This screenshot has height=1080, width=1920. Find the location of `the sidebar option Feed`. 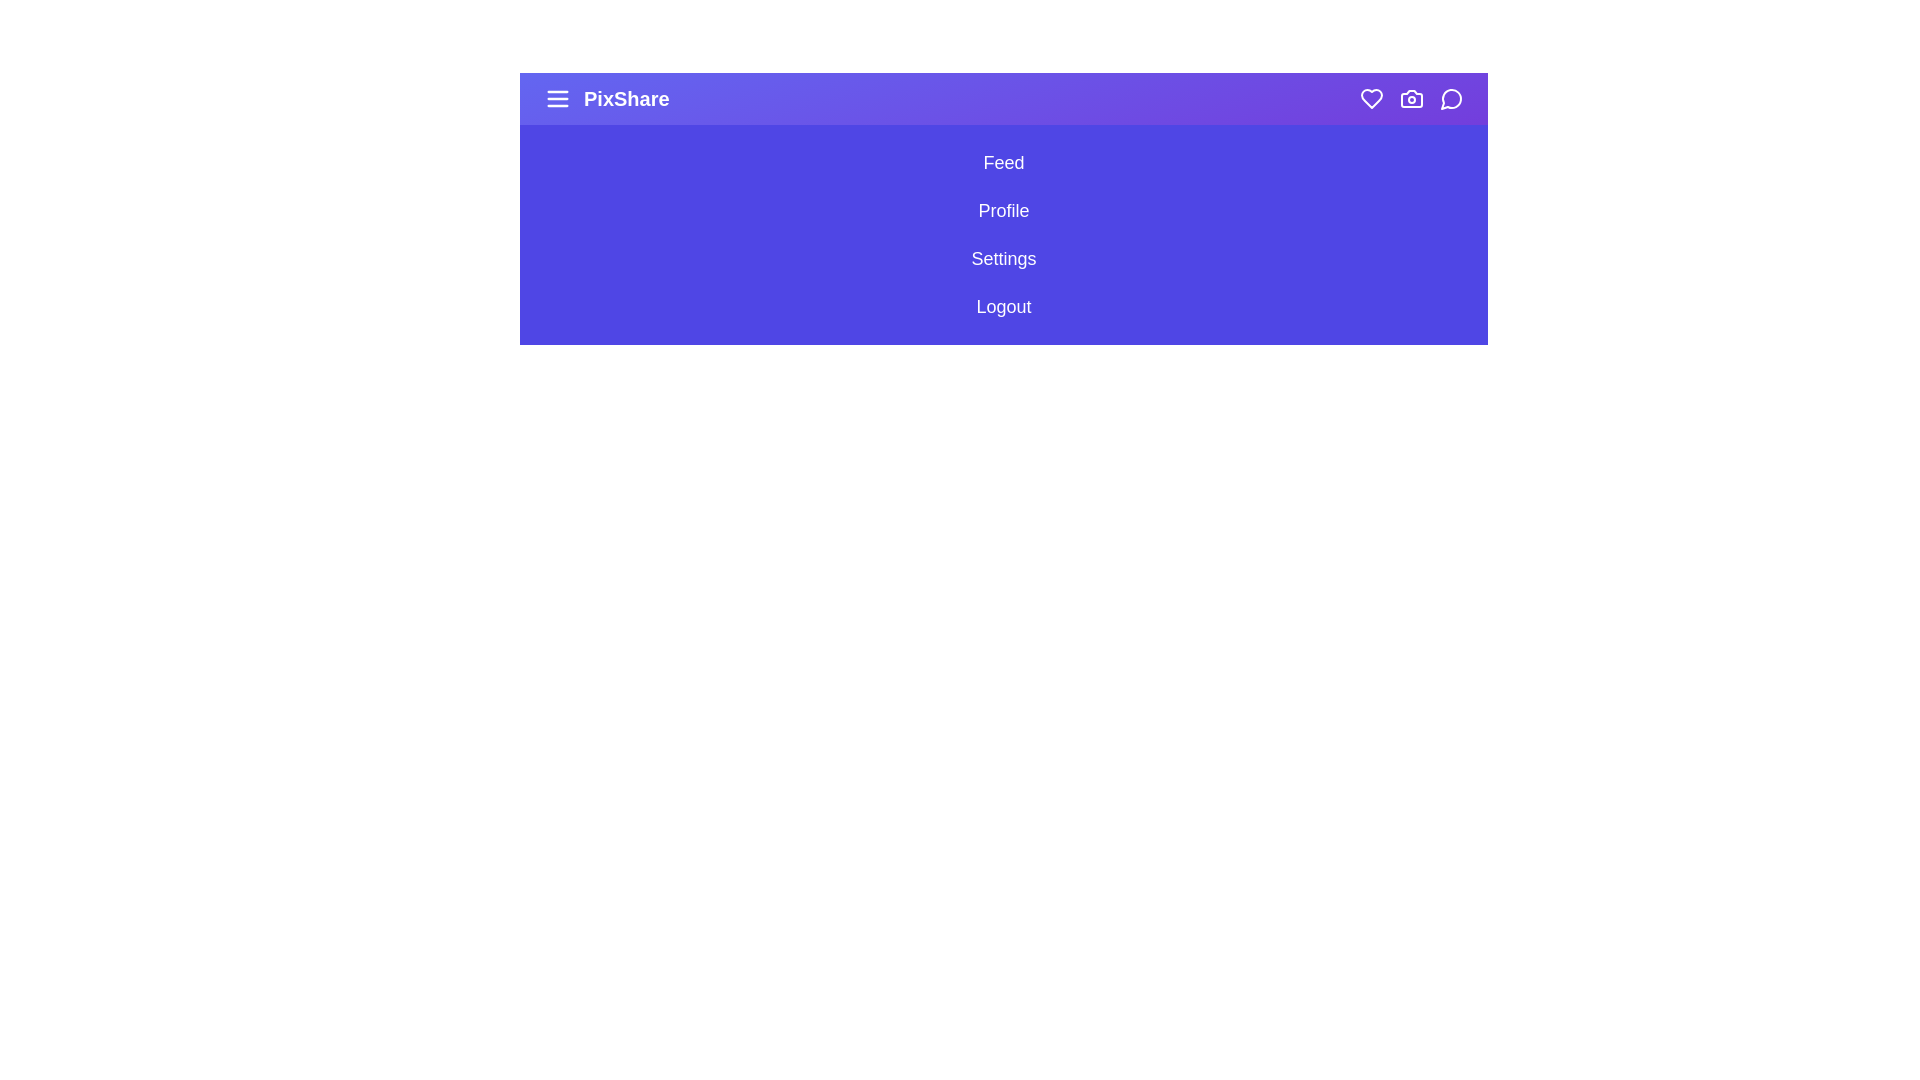

the sidebar option Feed is located at coordinates (1003, 161).